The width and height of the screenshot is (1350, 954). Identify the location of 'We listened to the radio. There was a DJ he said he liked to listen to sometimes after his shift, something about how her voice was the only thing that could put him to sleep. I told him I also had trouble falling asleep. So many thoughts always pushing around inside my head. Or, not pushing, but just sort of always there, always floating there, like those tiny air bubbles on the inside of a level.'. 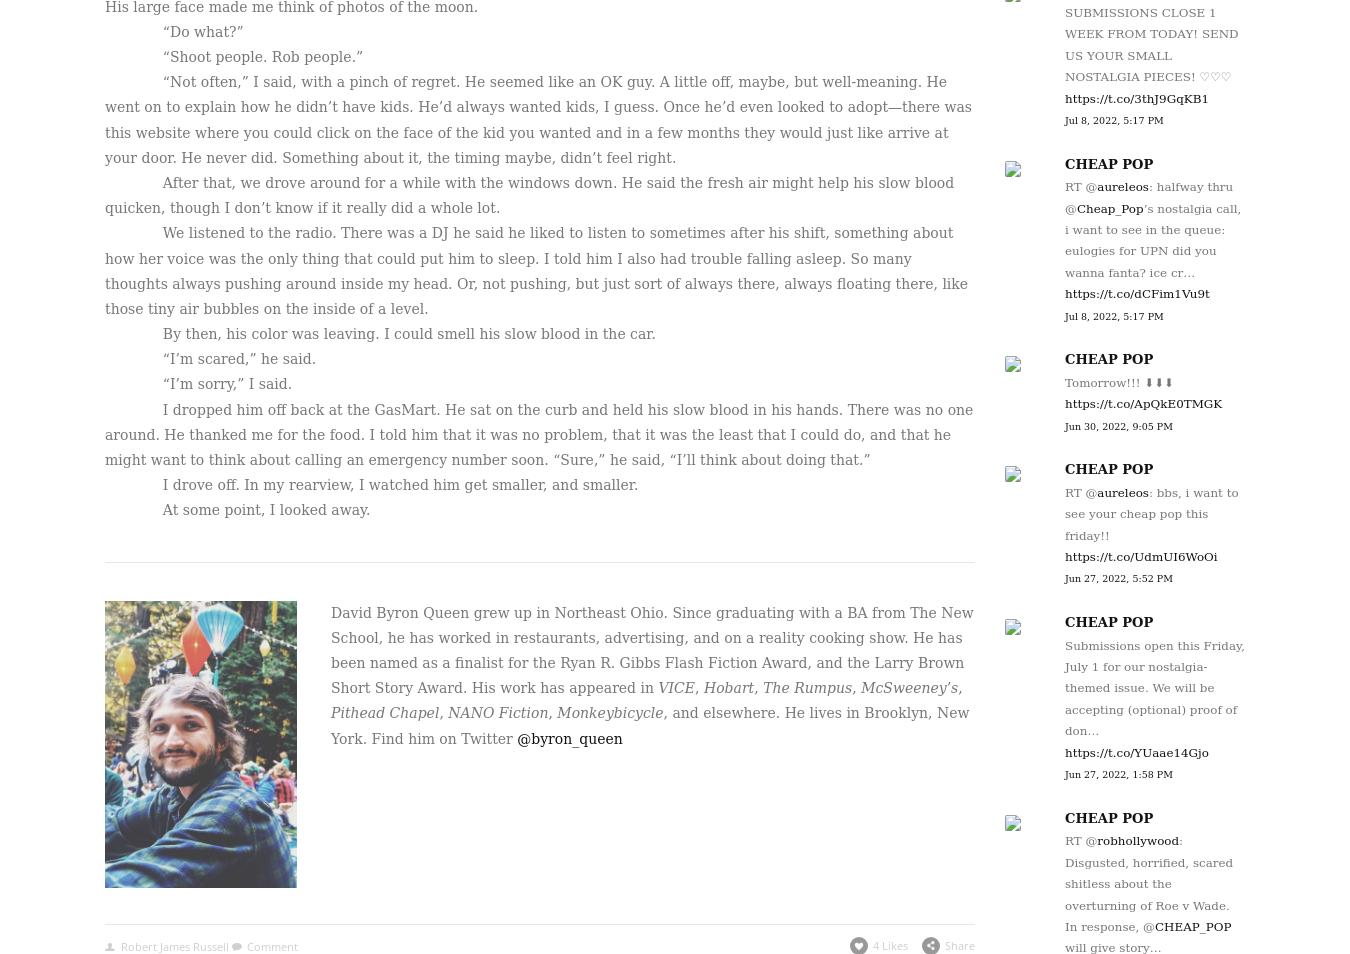
(535, 270).